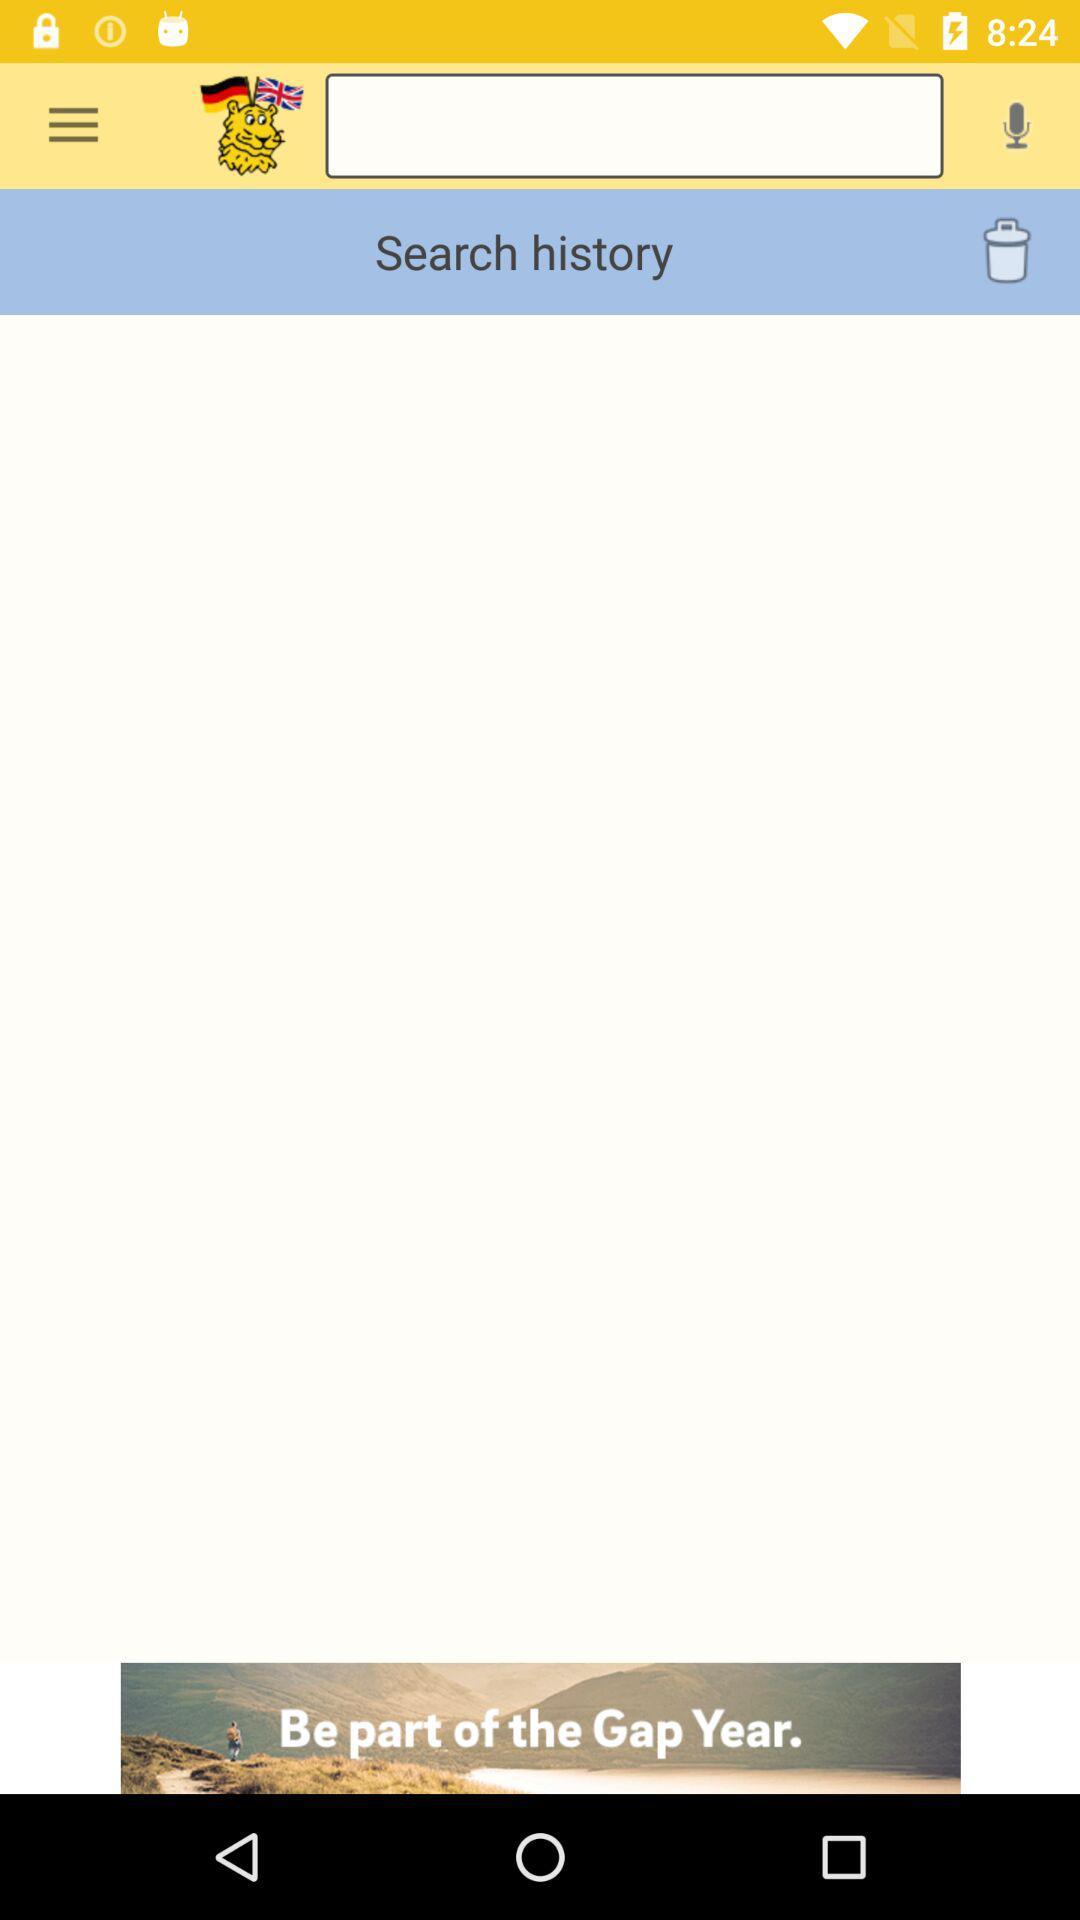  What do you see at coordinates (540, 1727) in the screenshot?
I see `advertisement page` at bounding box center [540, 1727].